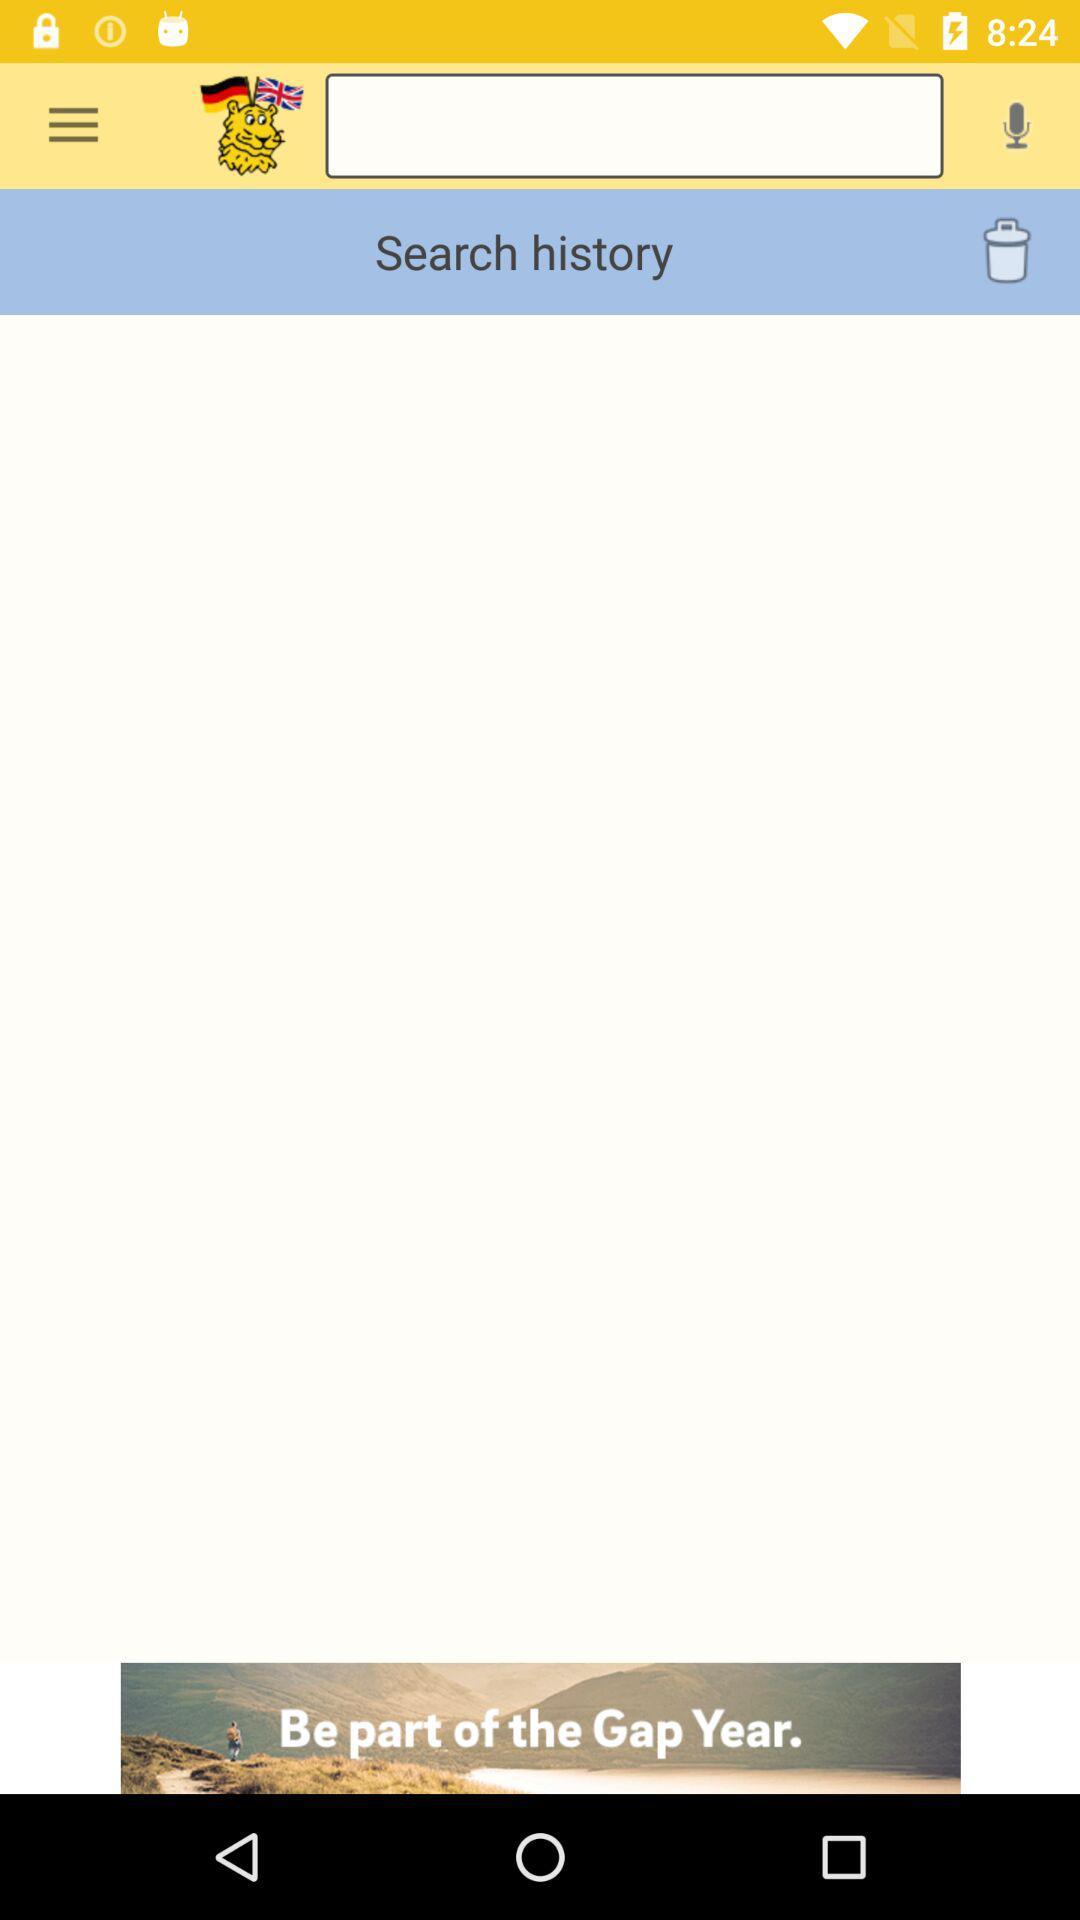  What do you see at coordinates (540, 1727) in the screenshot?
I see `advertisement page` at bounding box center [540, 1727].